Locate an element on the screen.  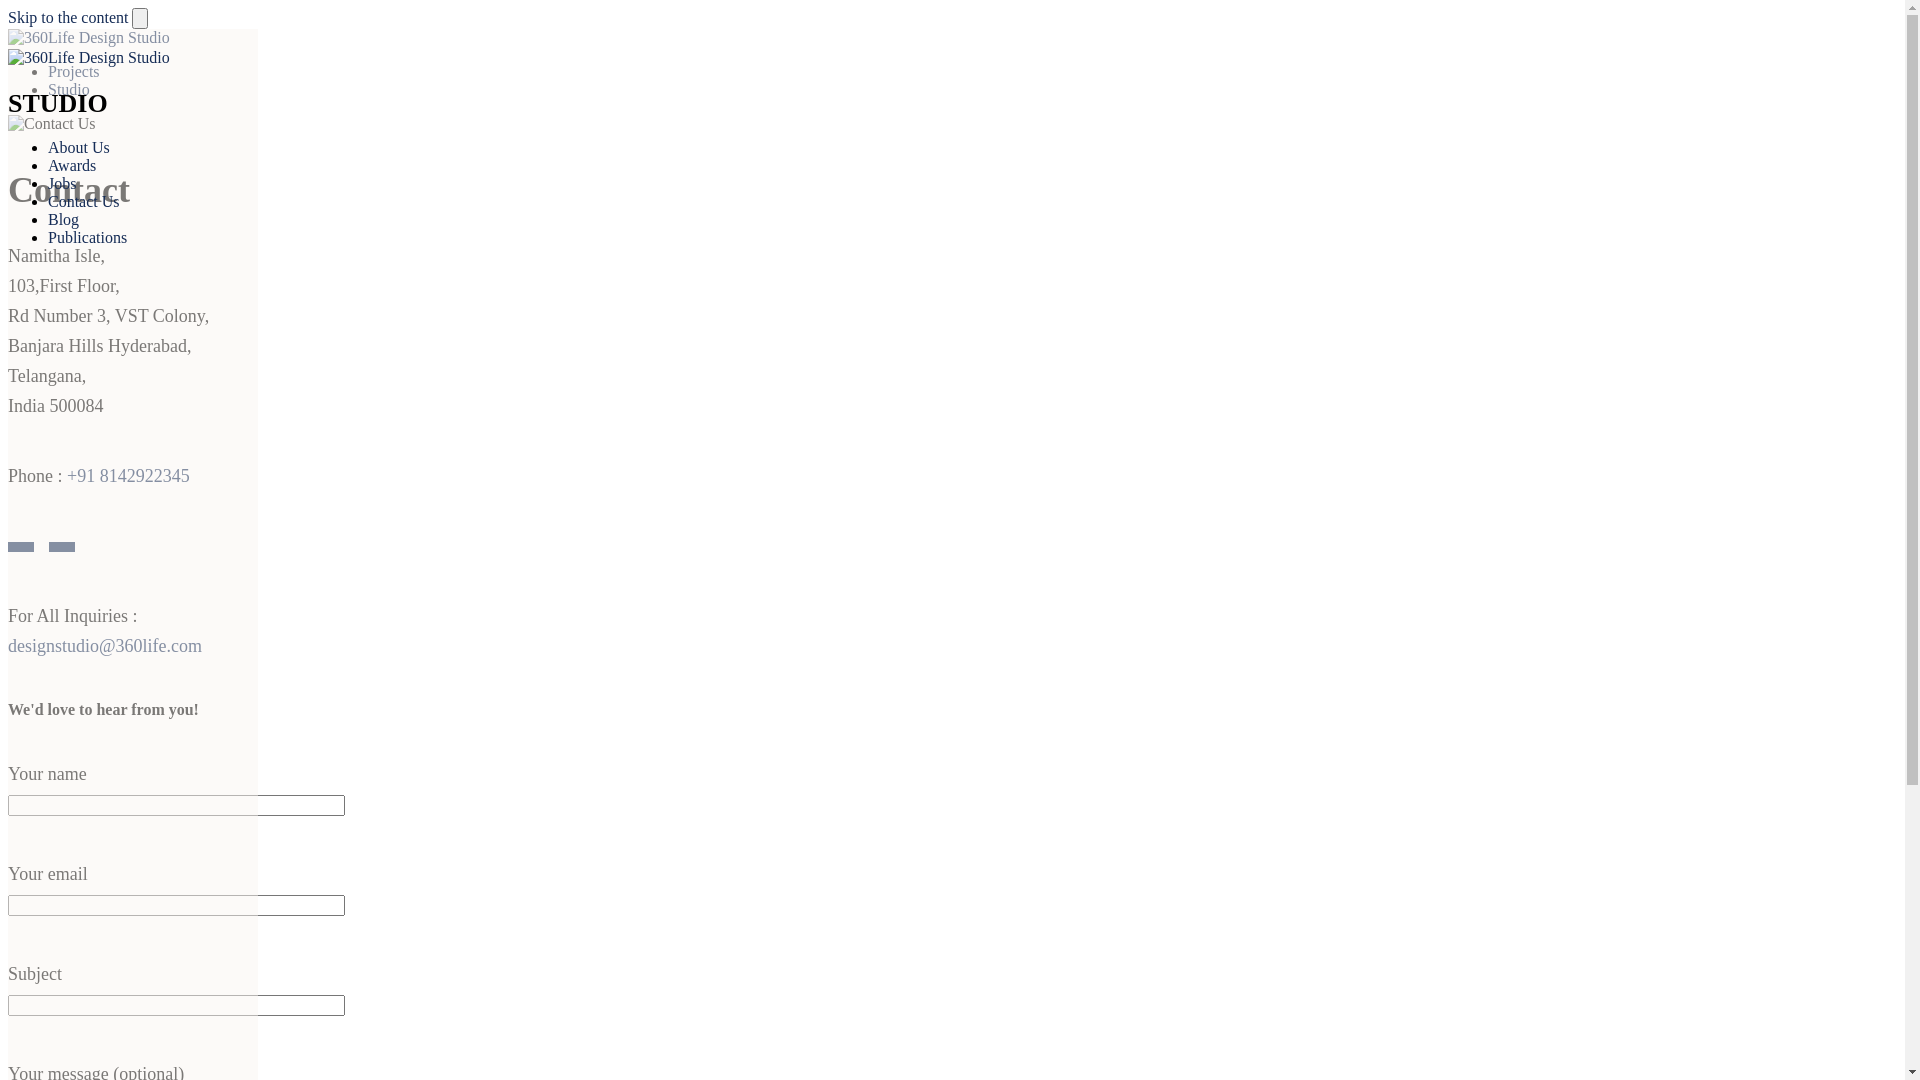
'Studio' is located at coordinates (68, 88).